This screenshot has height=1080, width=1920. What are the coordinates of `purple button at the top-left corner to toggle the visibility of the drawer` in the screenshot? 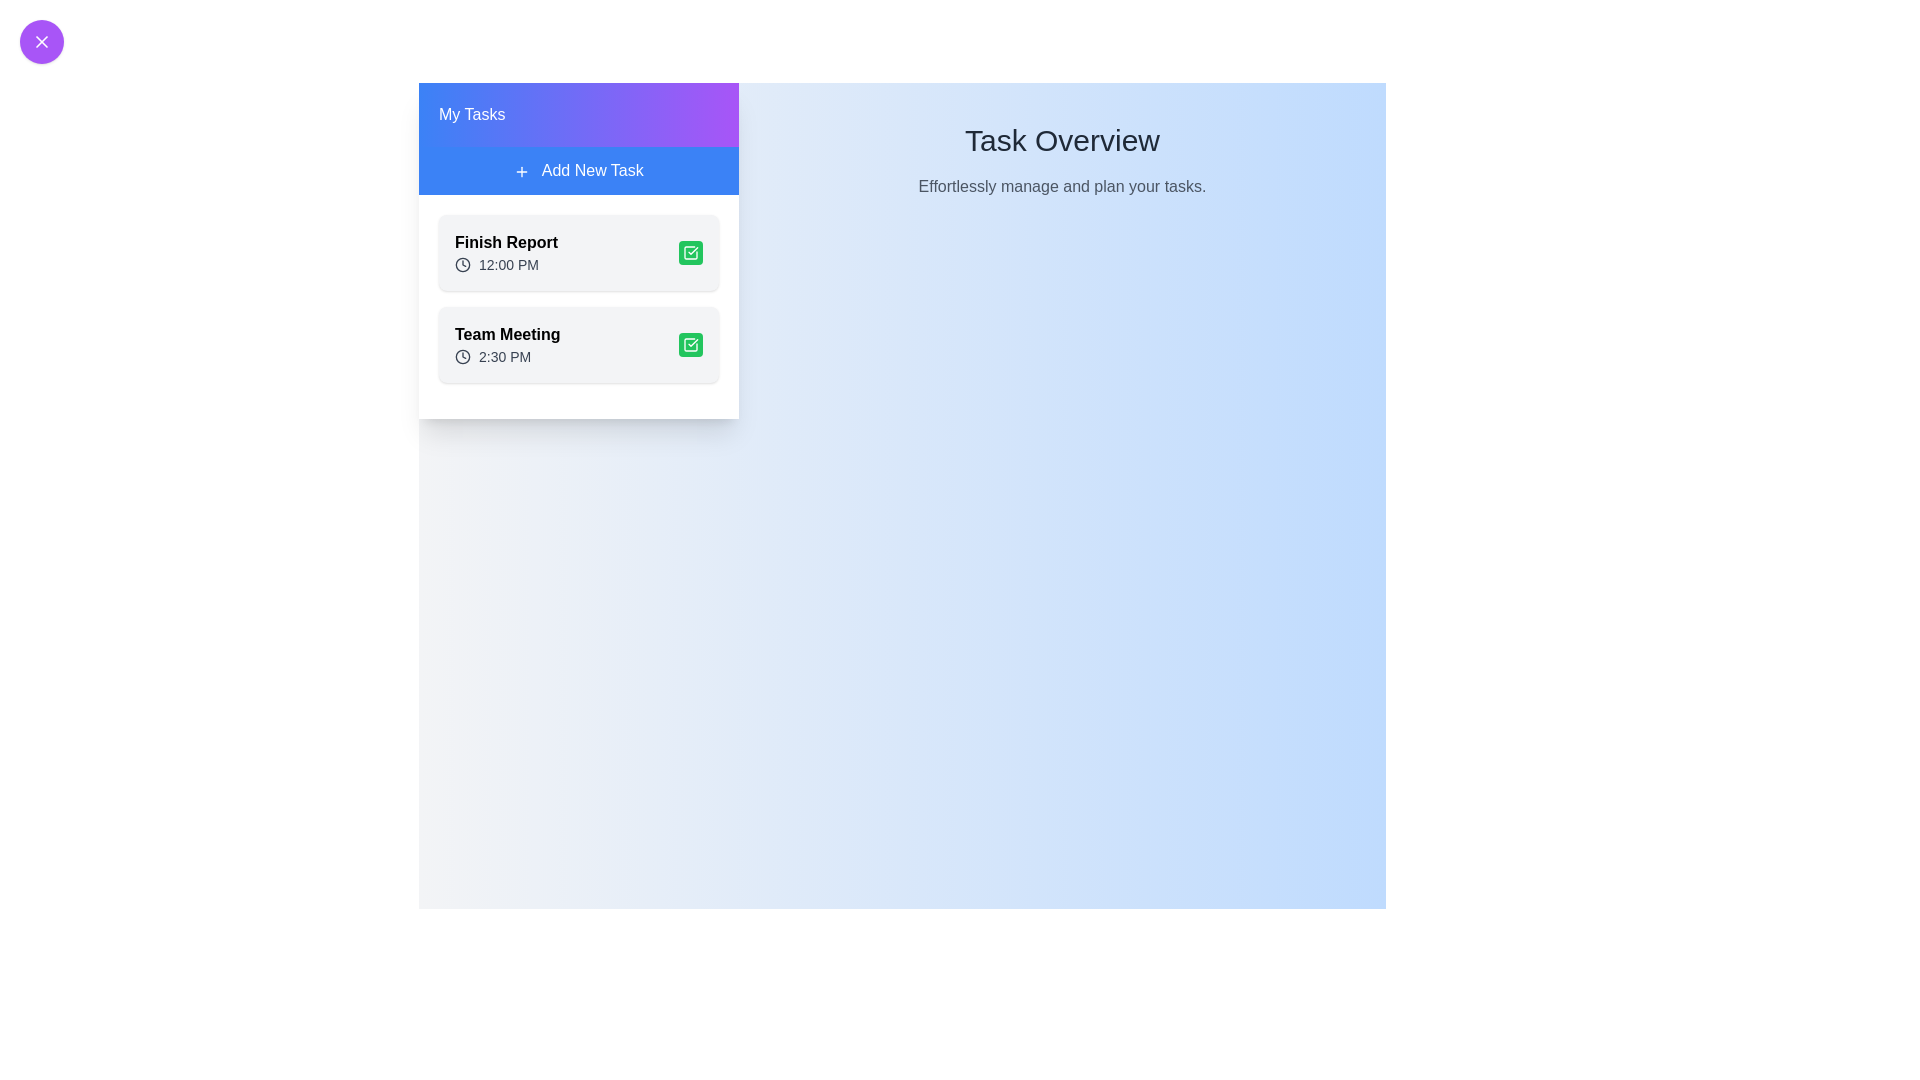 It's located at (42, 42).